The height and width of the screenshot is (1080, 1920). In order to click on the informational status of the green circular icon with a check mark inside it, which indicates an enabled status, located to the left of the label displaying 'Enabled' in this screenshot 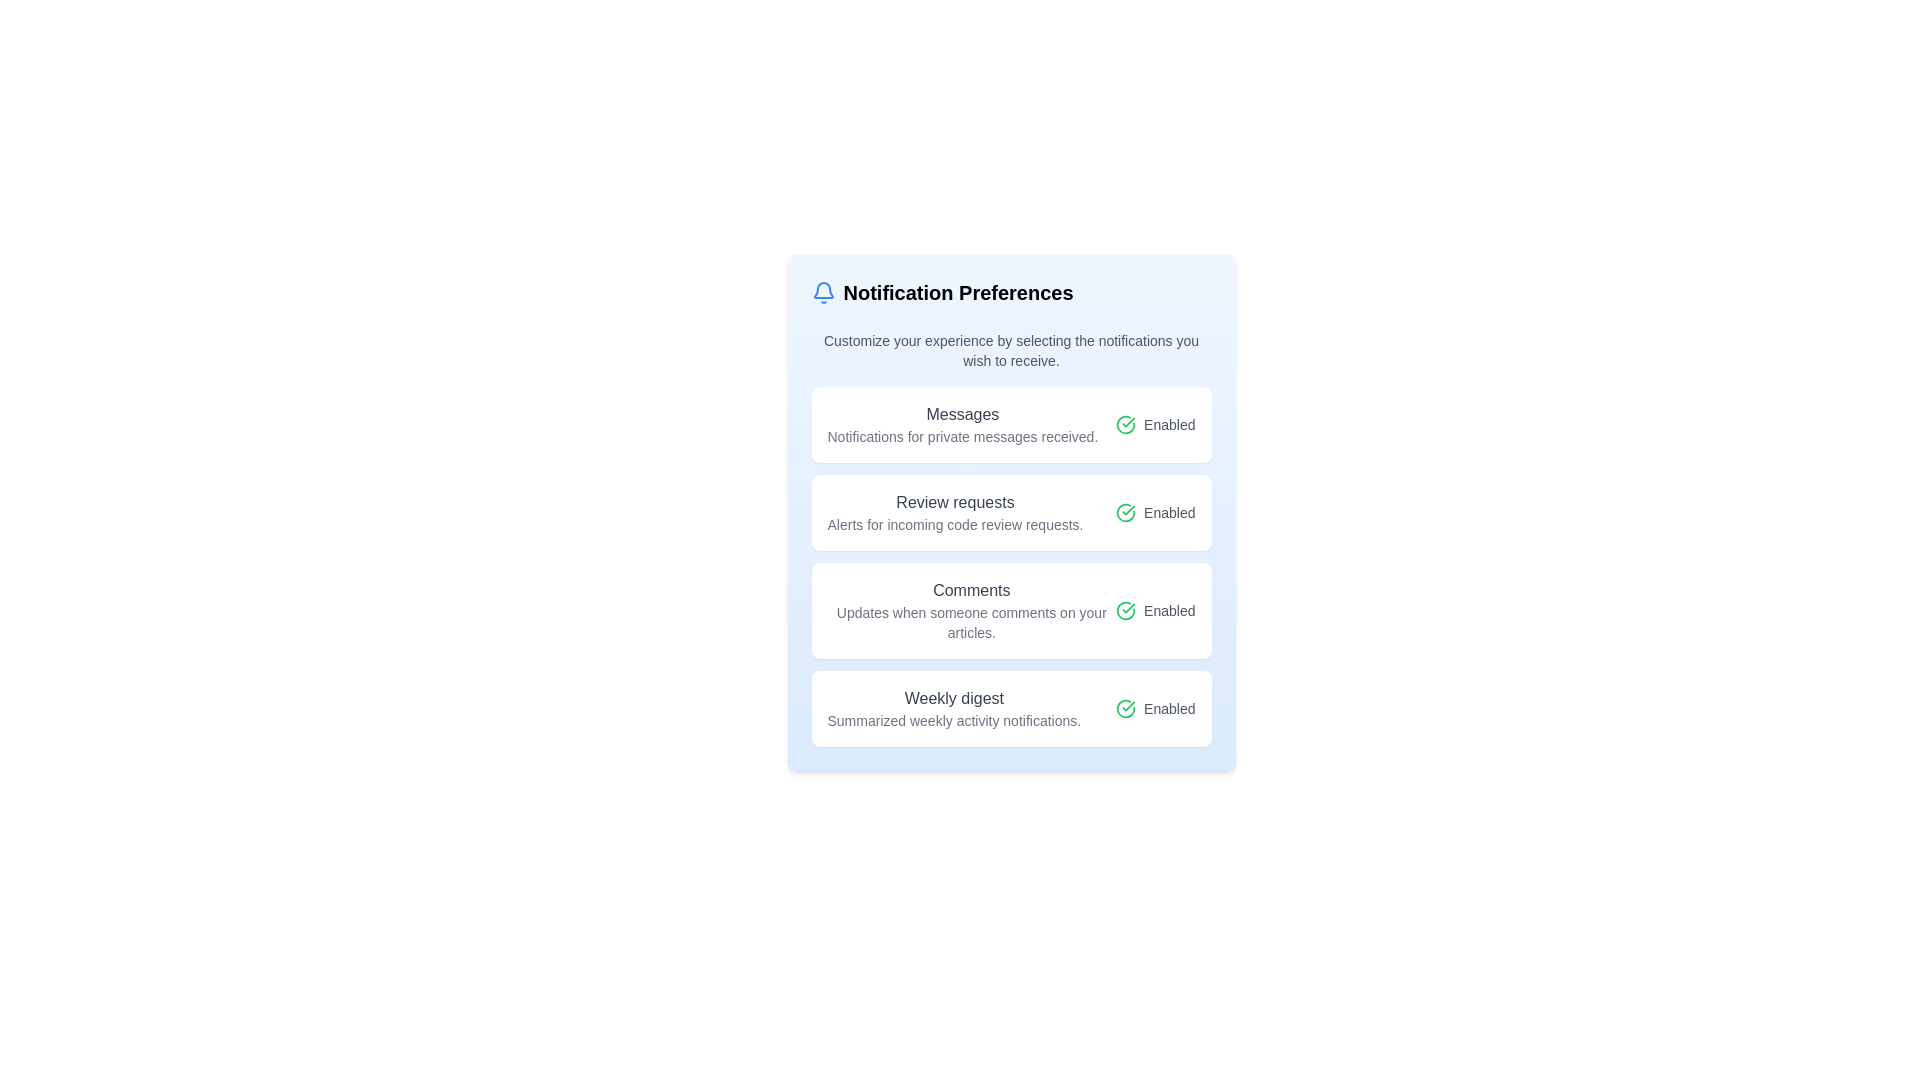, I will do `click(1126, 708)`.